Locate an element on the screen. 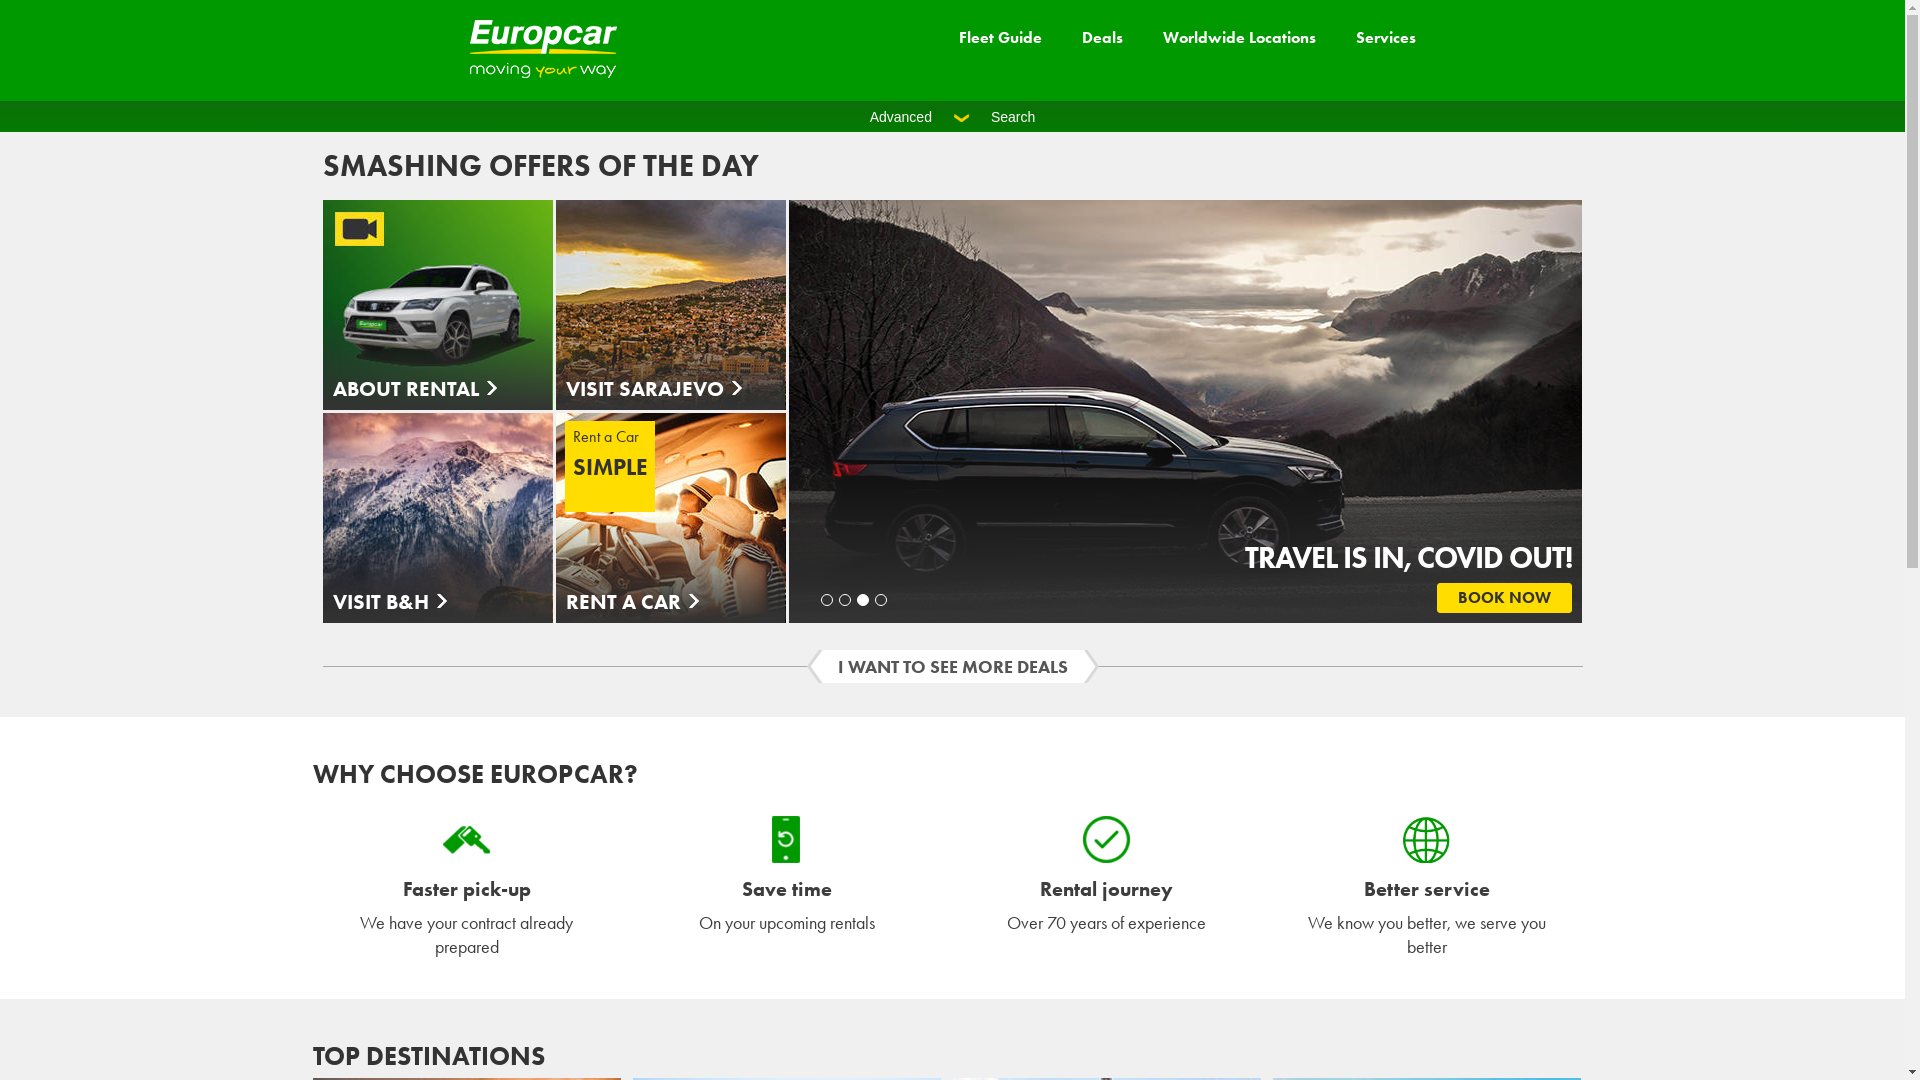  'Deals' is located at coordinates (1060, 38).